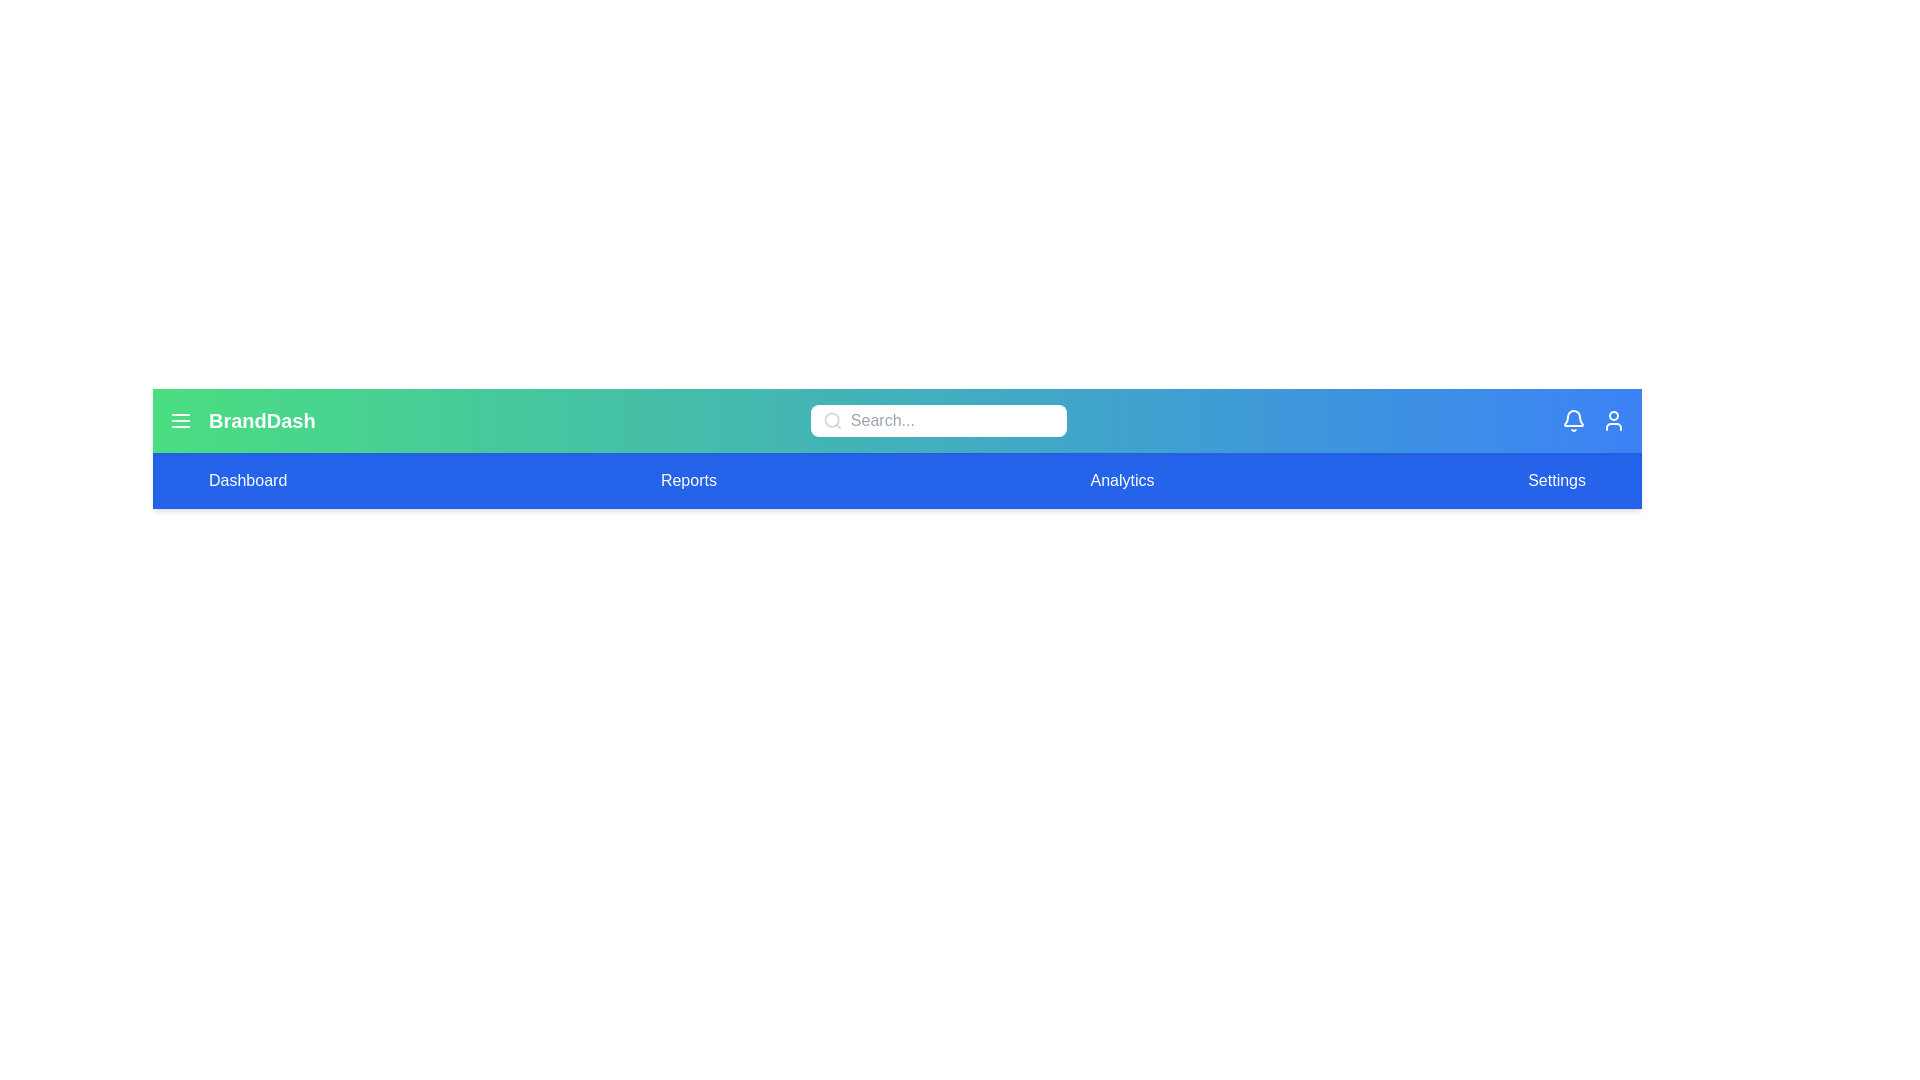 This screenshot has height=1080, width=1920. I want to click on the 'Reports' tab to navigate to the Reports section, so click(688, 481).